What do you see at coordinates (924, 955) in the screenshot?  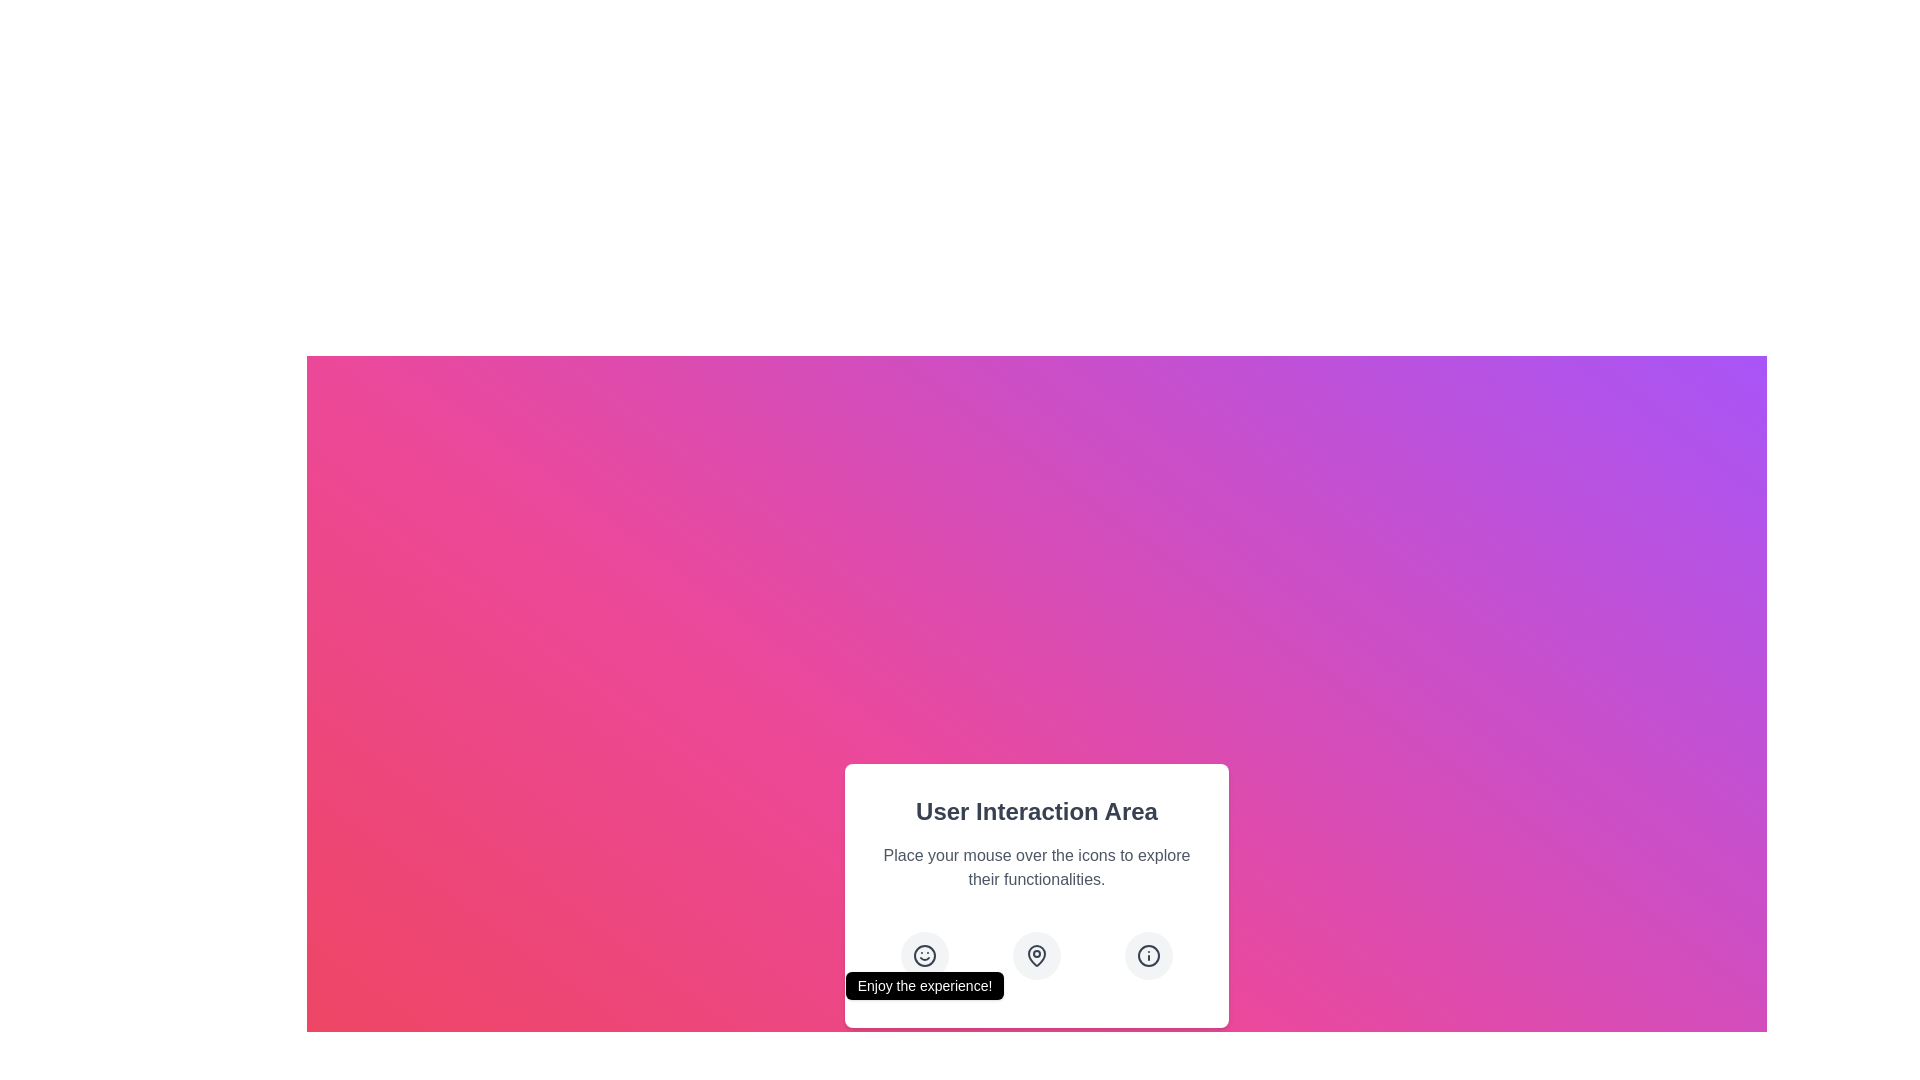 I see `the smiley face icon button located at the bottom left of the 'User Interaction Area' dialog box` at bounding box center [924, 955].